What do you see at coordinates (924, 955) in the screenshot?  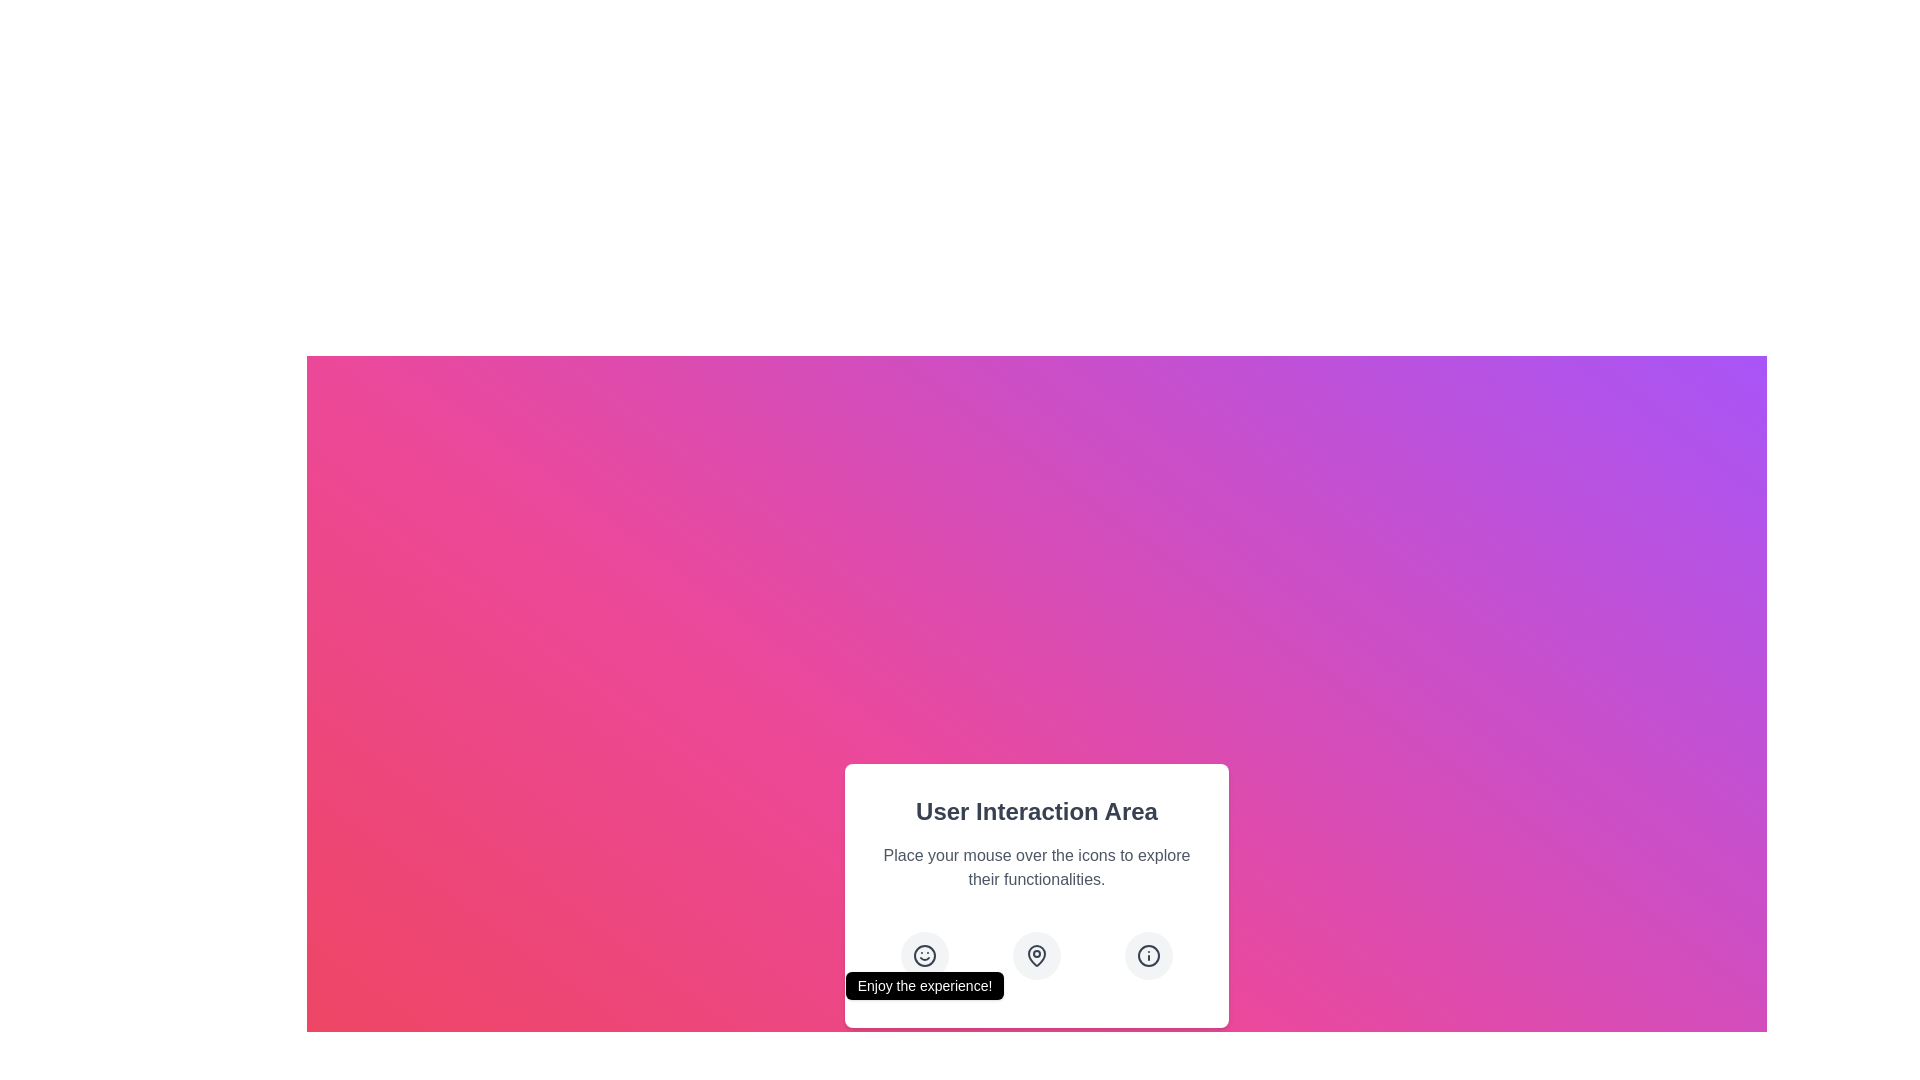 I see `the smiley face icon button located at the bottom left of the 'User Interaction Area' dialog box` at bounding box center [924, 955].